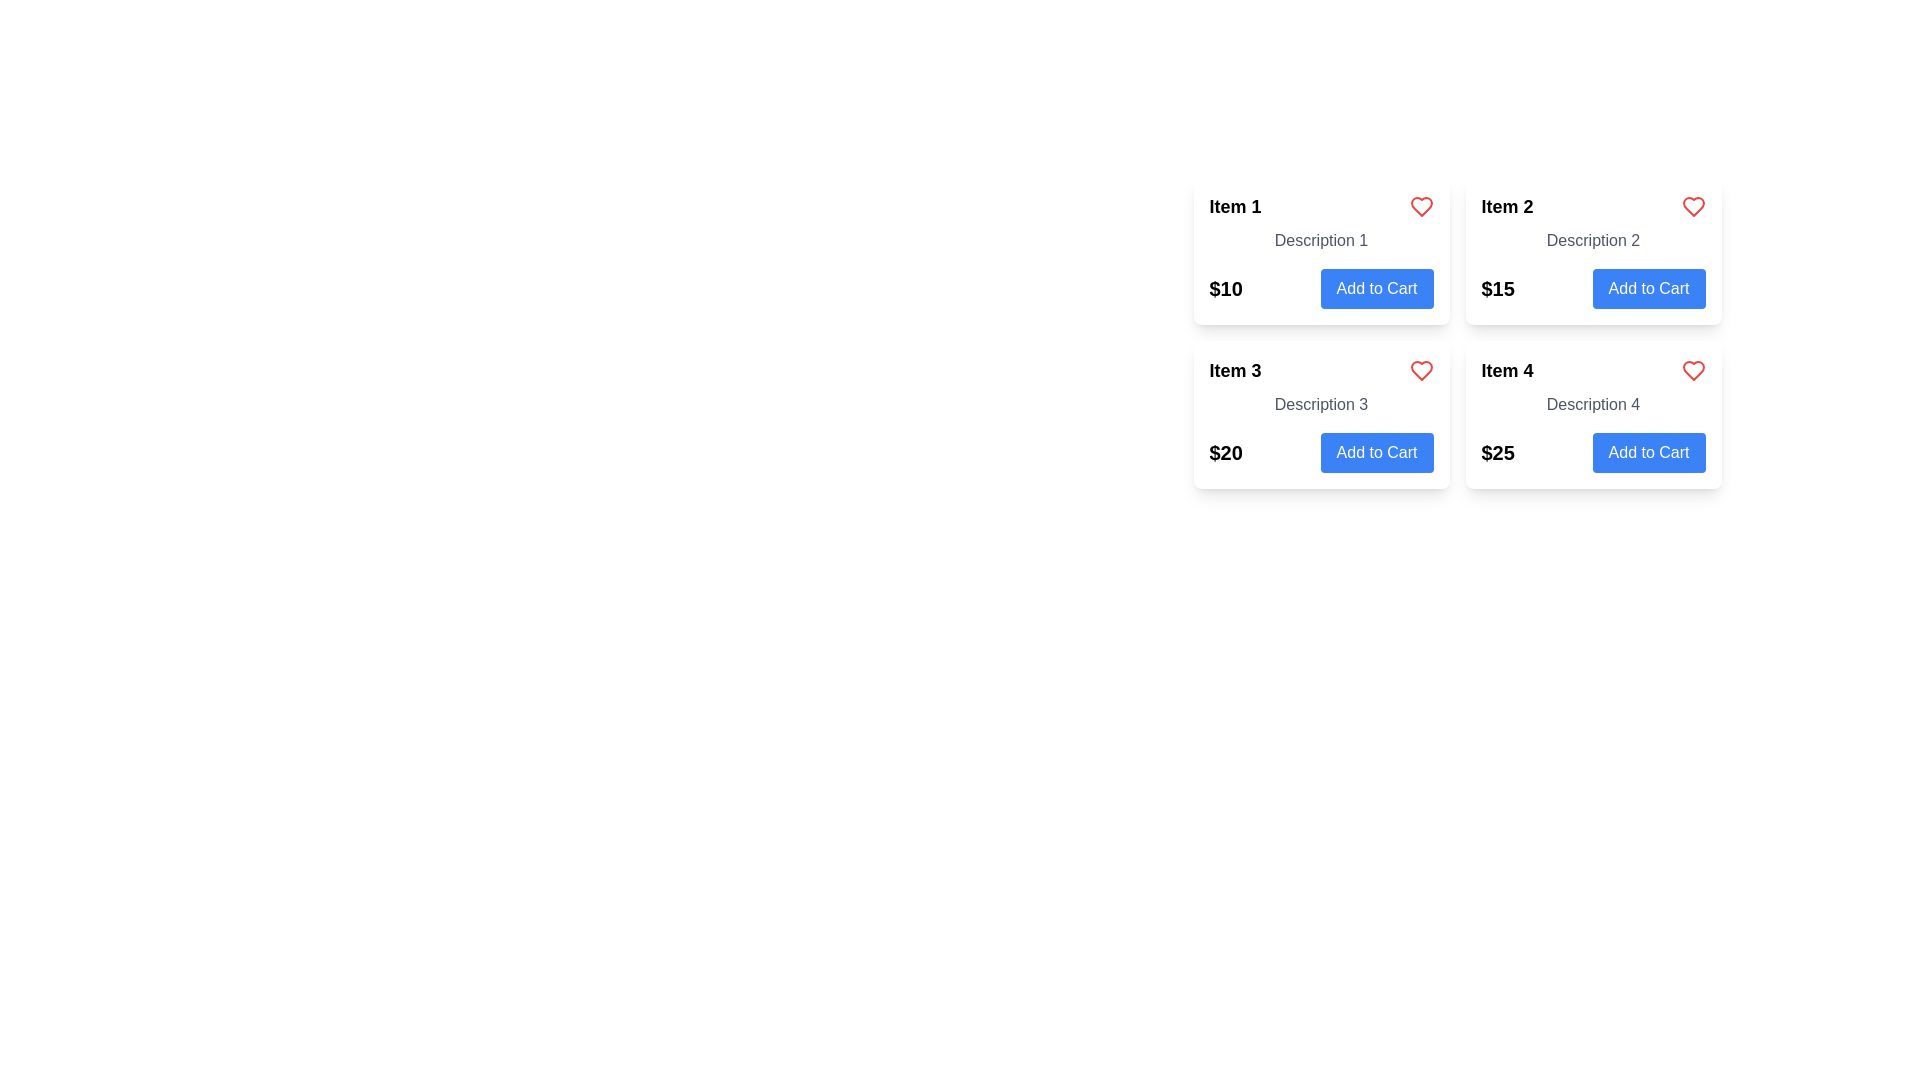 The height and width of the screenshot is (1080, 1920). Describe the element at coordinates (1507, 370) in the screenshot. I see `the text label that reads 'Item 4', which is in bold and larger font, located in the bottom-right card of a 2x2 grid layout` at that location.